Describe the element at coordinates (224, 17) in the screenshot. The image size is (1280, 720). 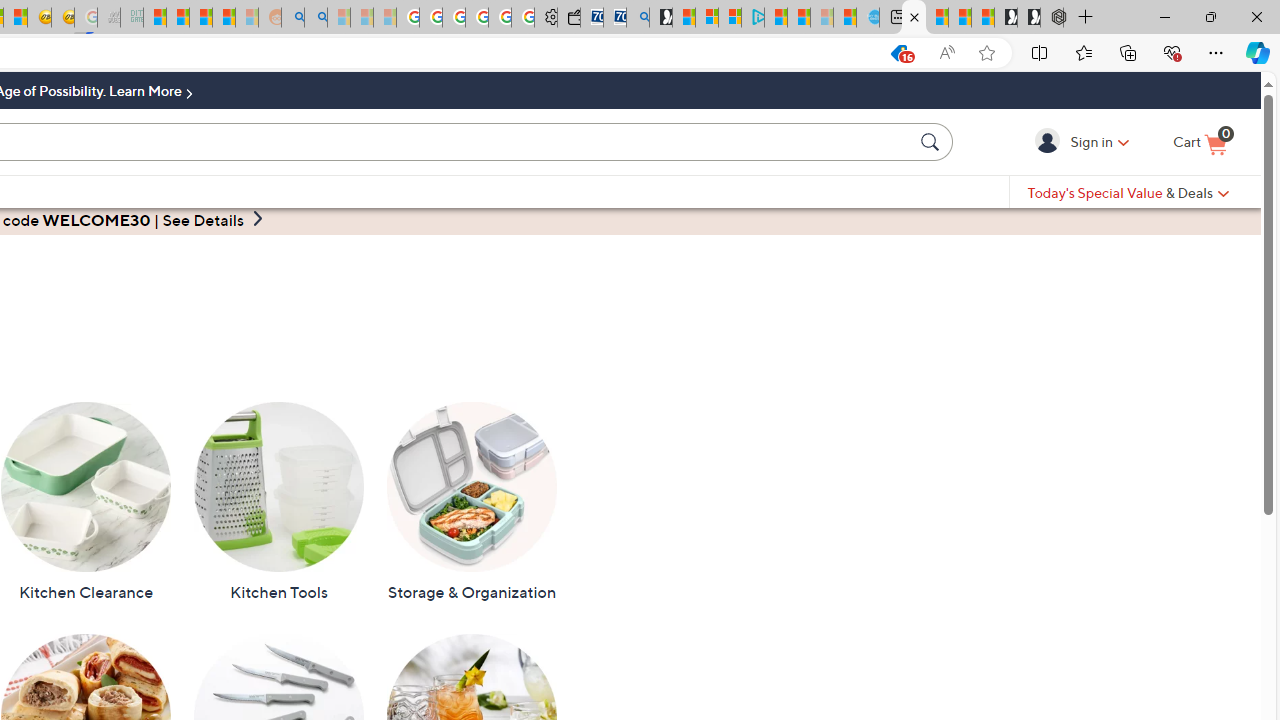
I see `'Student Loan Update: Forgiveness Program Ends This Month'` at that location.